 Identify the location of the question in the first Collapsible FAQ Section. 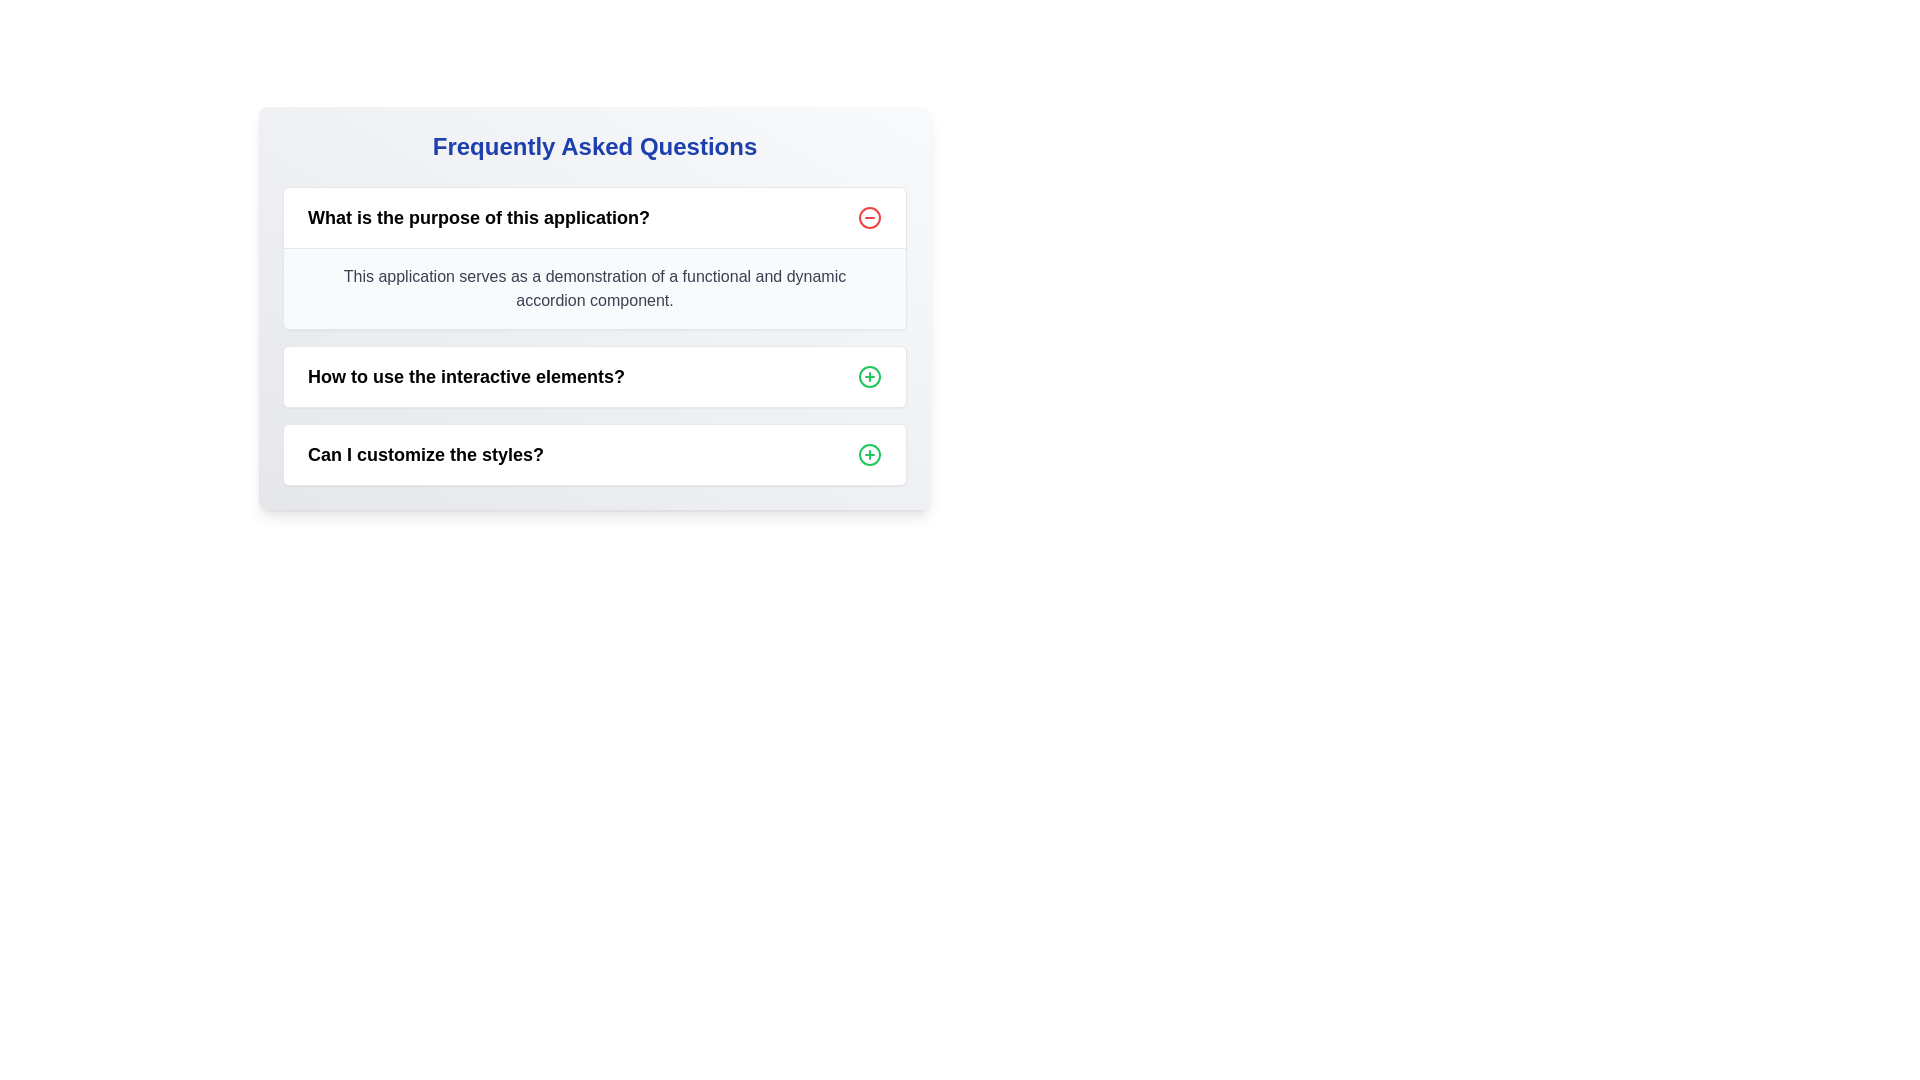
(594, 334).